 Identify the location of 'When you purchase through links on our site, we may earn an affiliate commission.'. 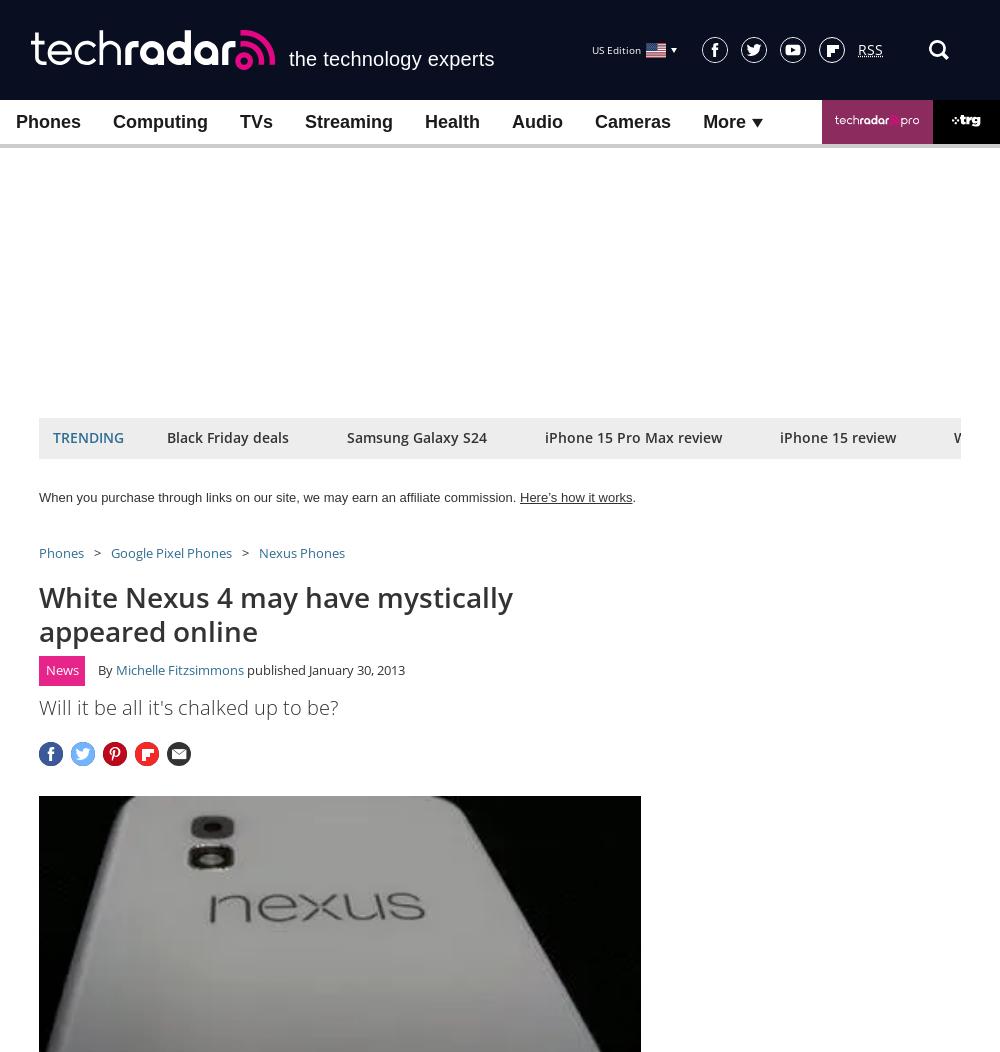
(39, 496).